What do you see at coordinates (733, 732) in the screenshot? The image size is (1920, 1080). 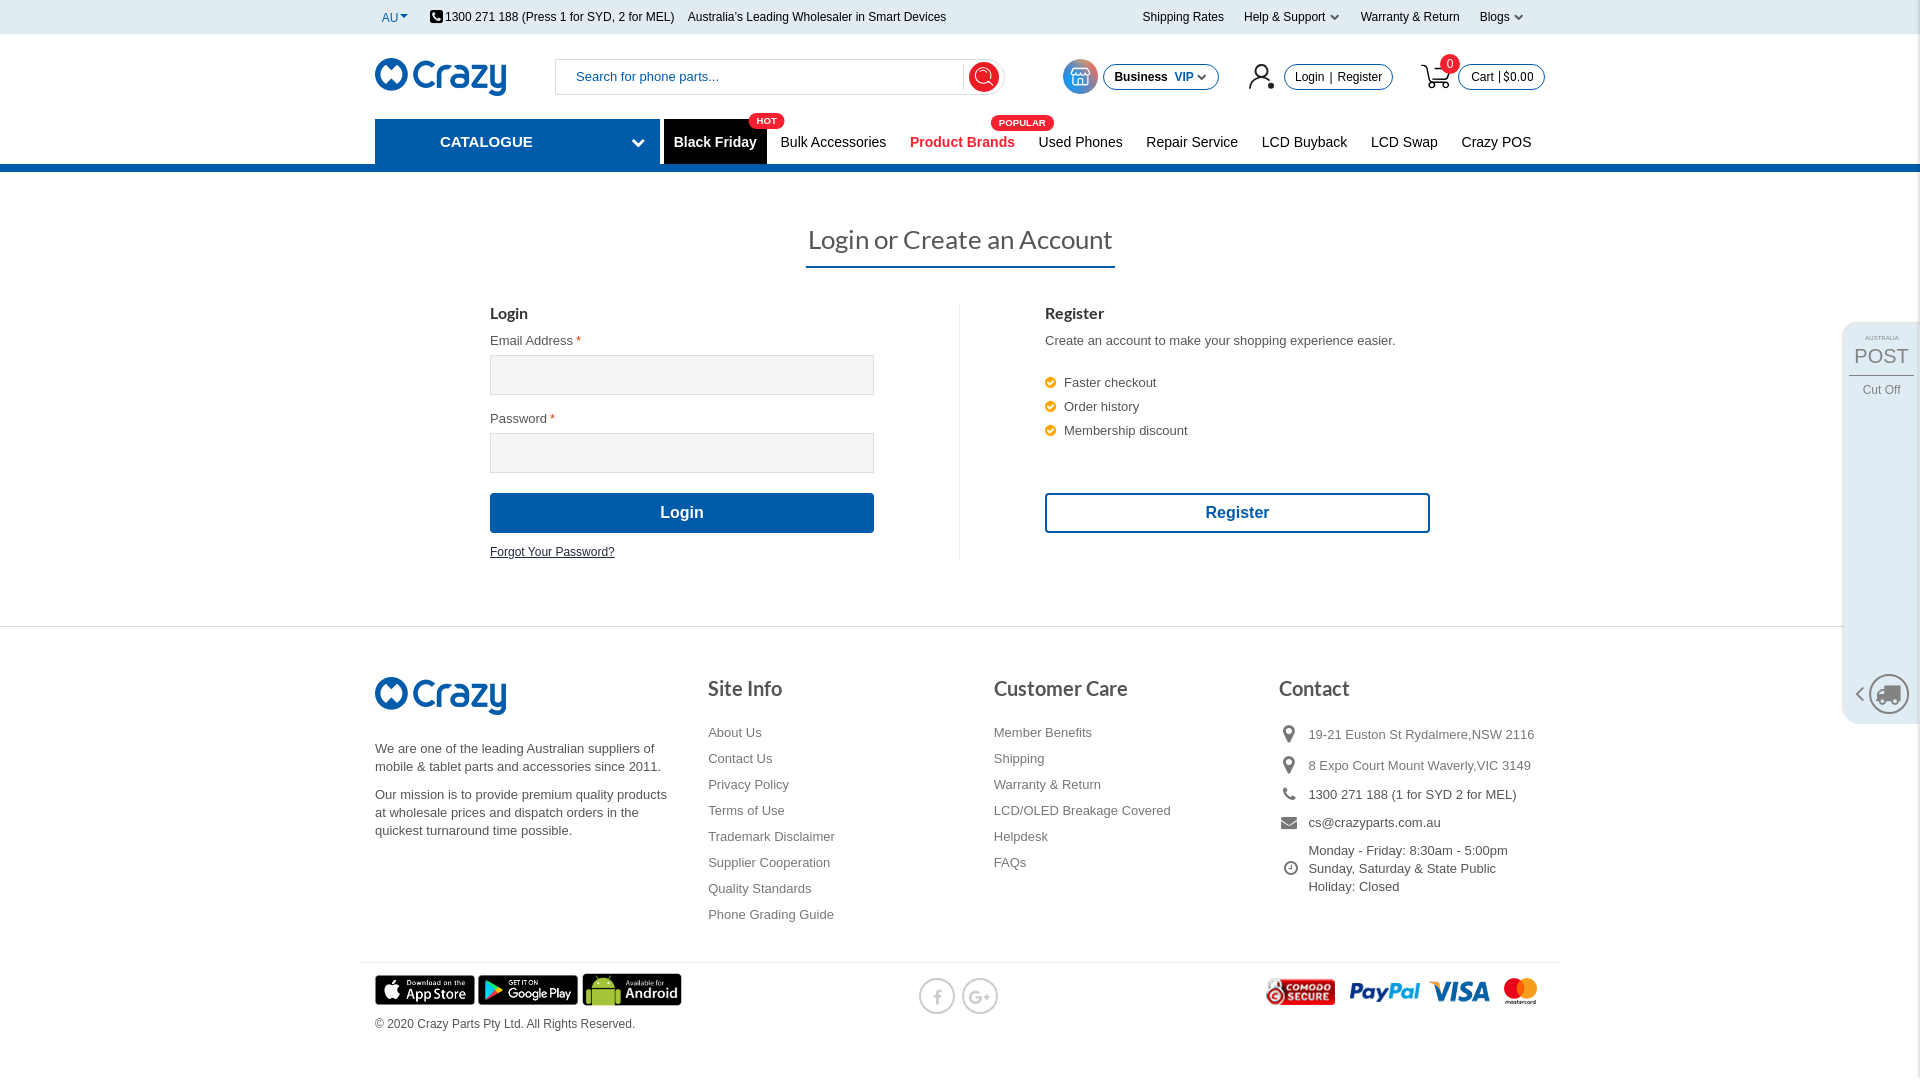 I see `'About Us'` at bounding box center [733, 732].